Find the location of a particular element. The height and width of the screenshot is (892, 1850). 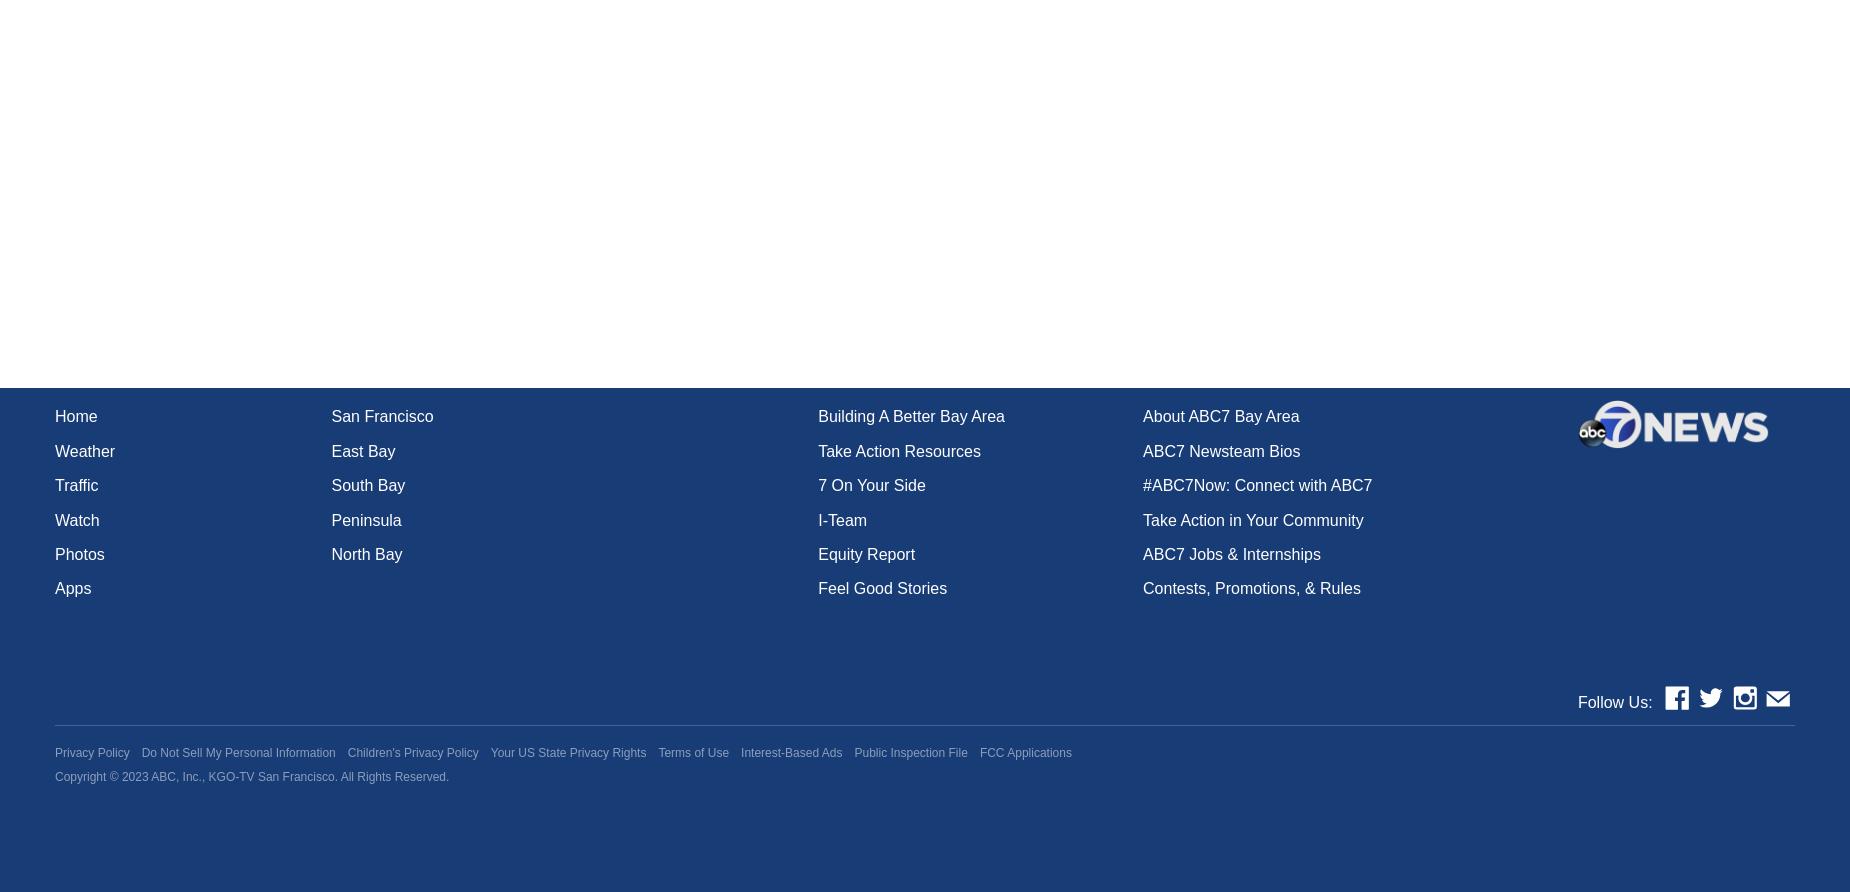

'Copyright ©' is located at coordinates (87, 777).